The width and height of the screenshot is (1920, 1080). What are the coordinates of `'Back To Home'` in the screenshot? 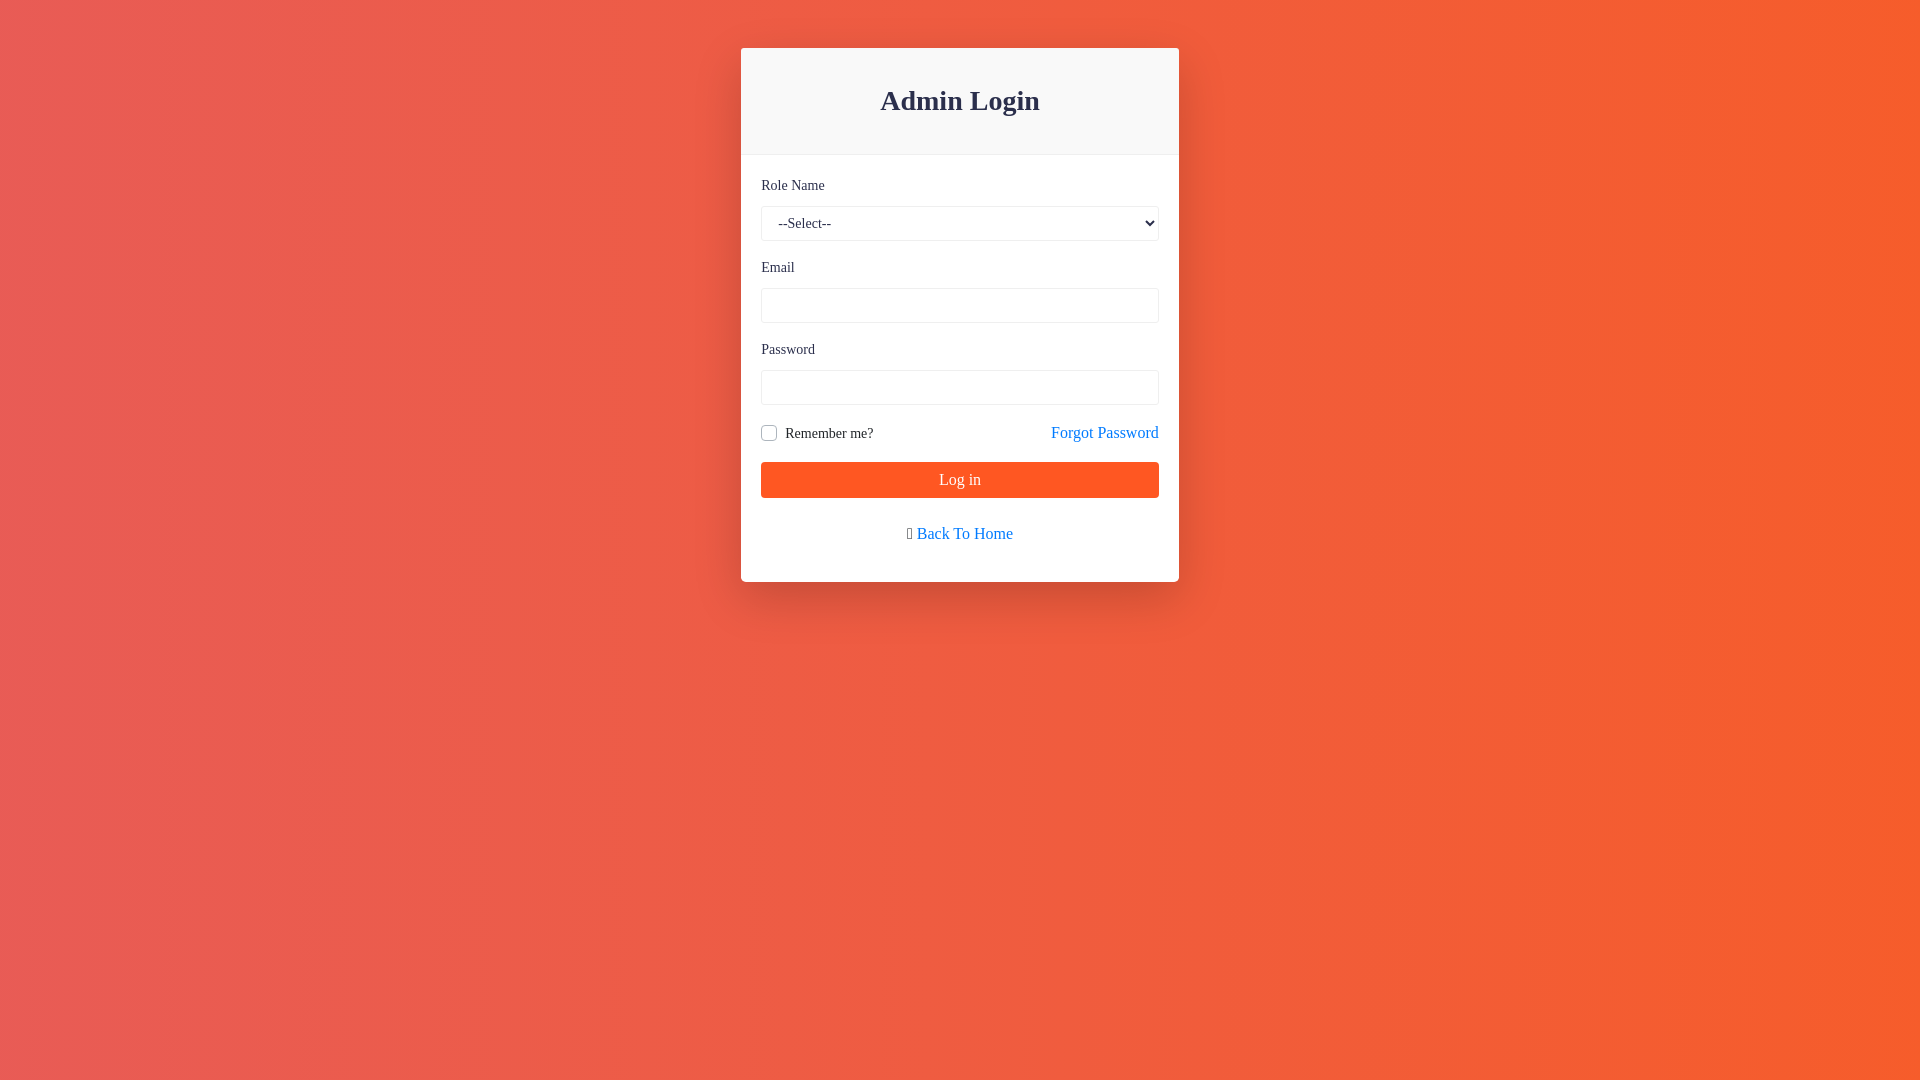 It's located at (964, 532).